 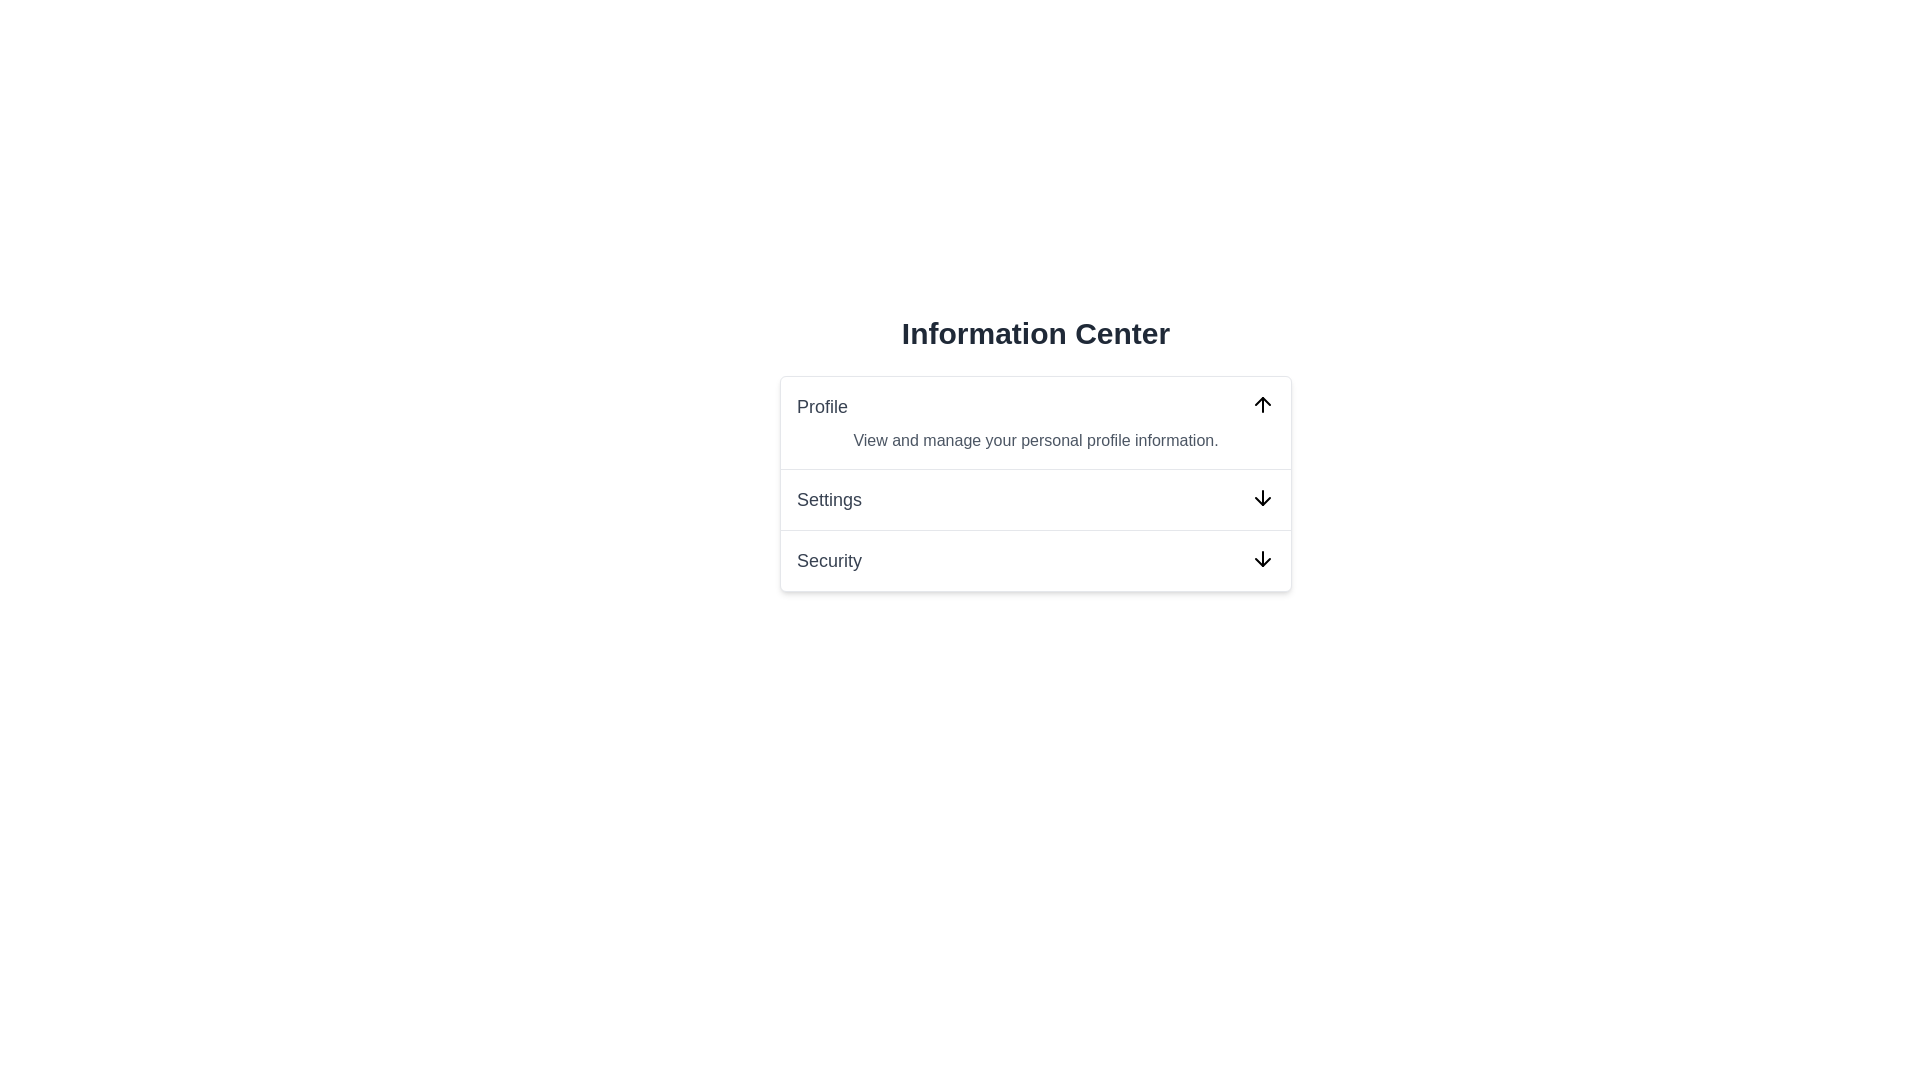 I want to click on 'Settings' label located in the second row of the 'Information Center' menu card, which is styled with a medium font weight and gray text color on a white background, so click(x=829, y=499).